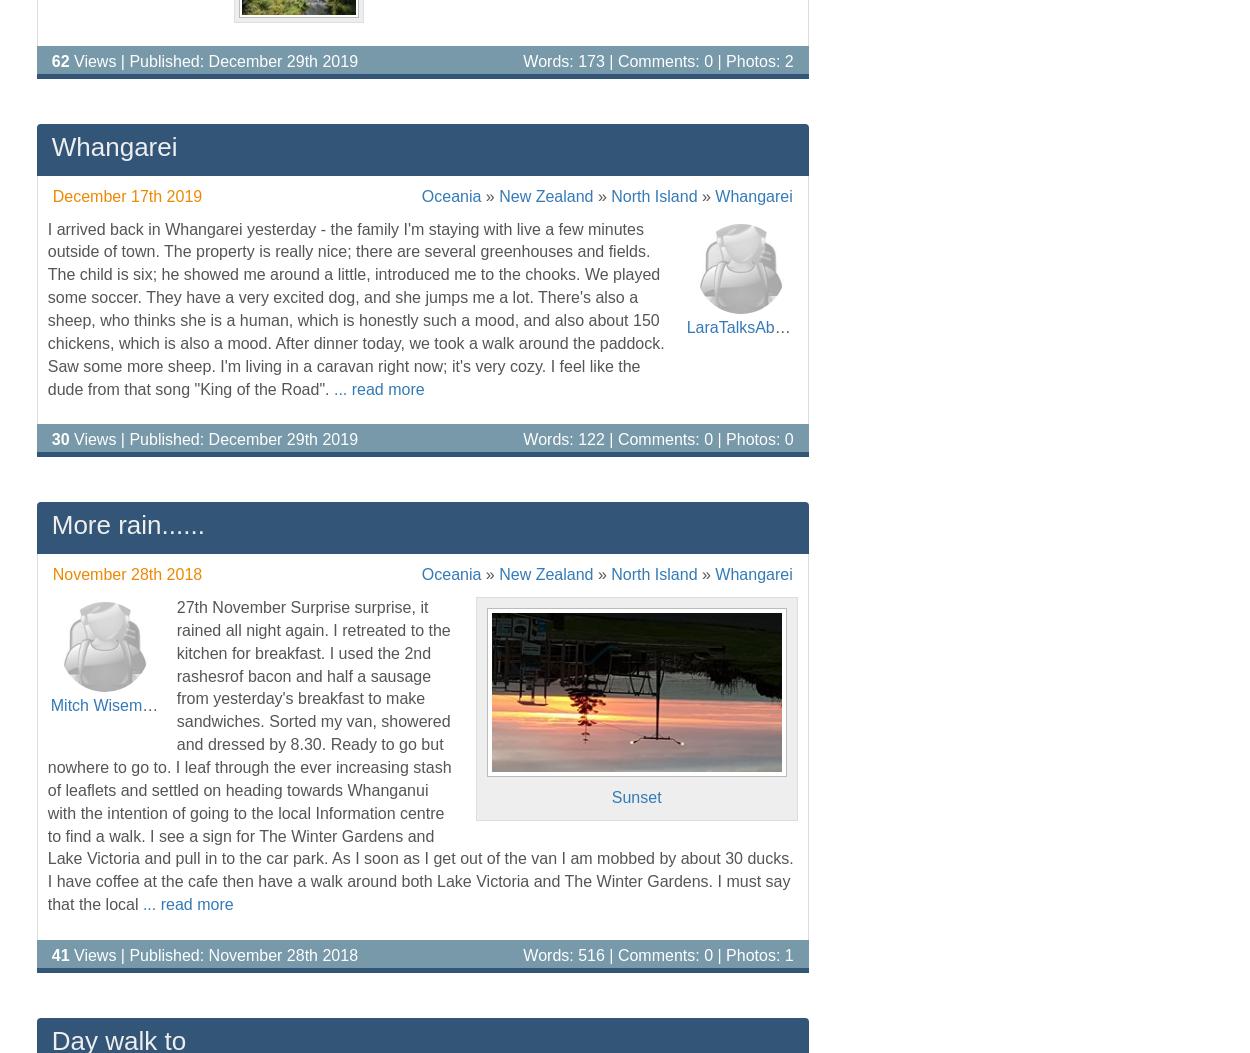 The image size is (1250, 1053). Describe the element at coordinates (60, 59) in the screenshot. I see `'62'` at that location.